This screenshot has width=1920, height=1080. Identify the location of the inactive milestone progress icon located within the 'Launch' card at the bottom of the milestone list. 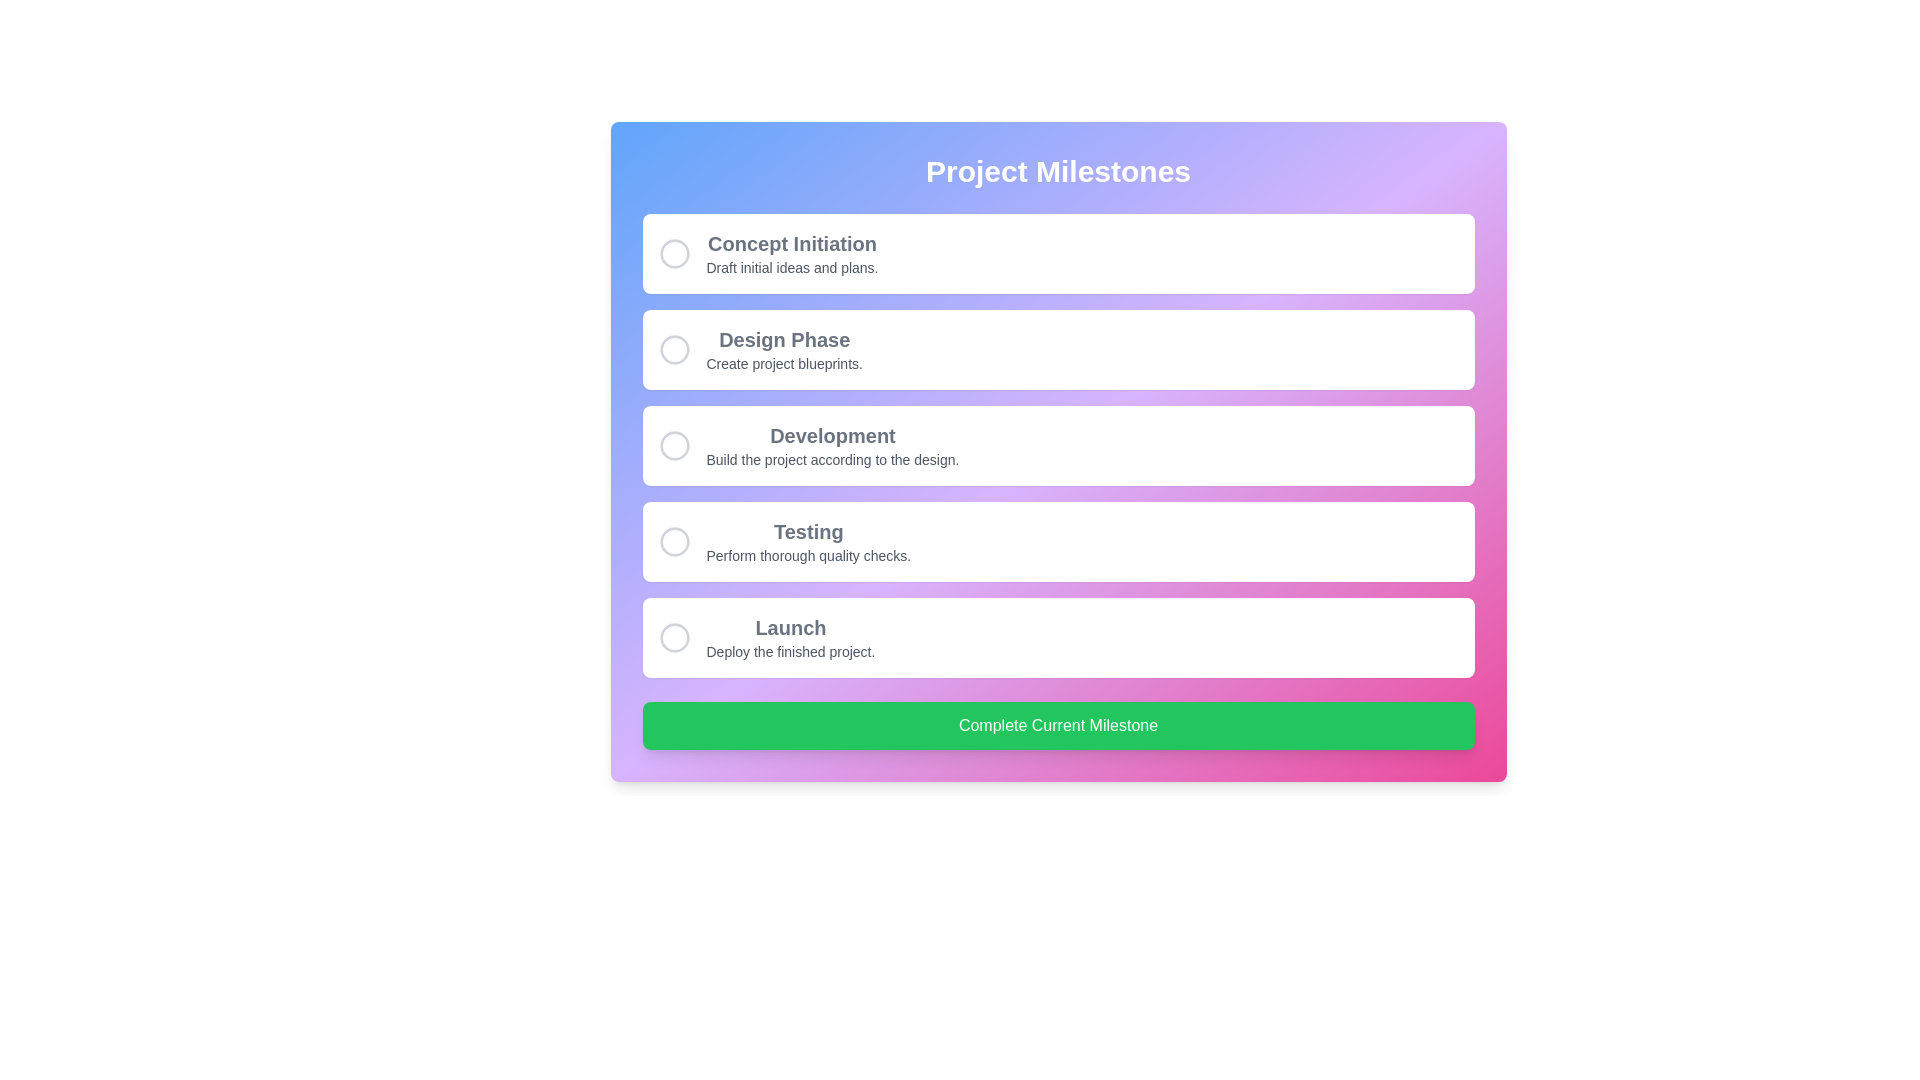
(674, 637).